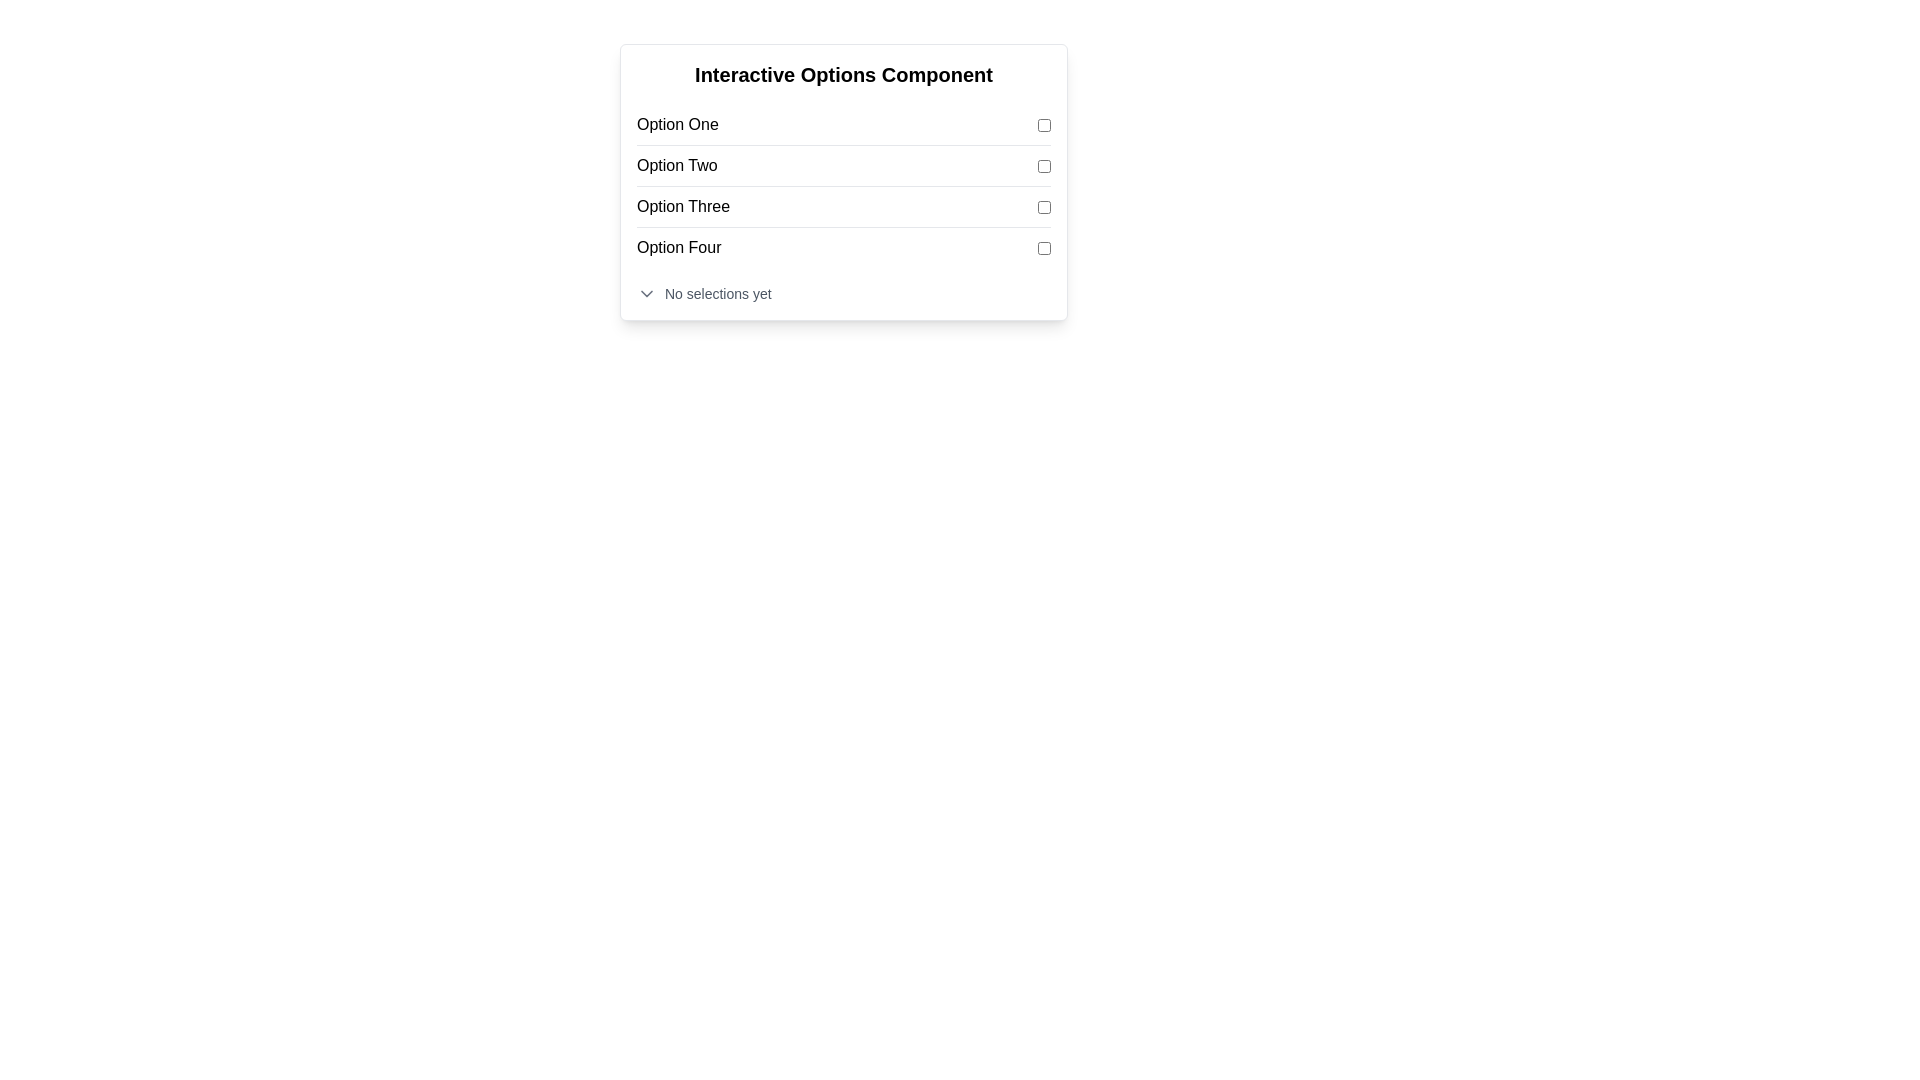 The image size is (1920, 1080). Describe the element at coordinates (844, 246) in the screenshot. I see `the fourth item in the list that contains a checkbox input` at that location.